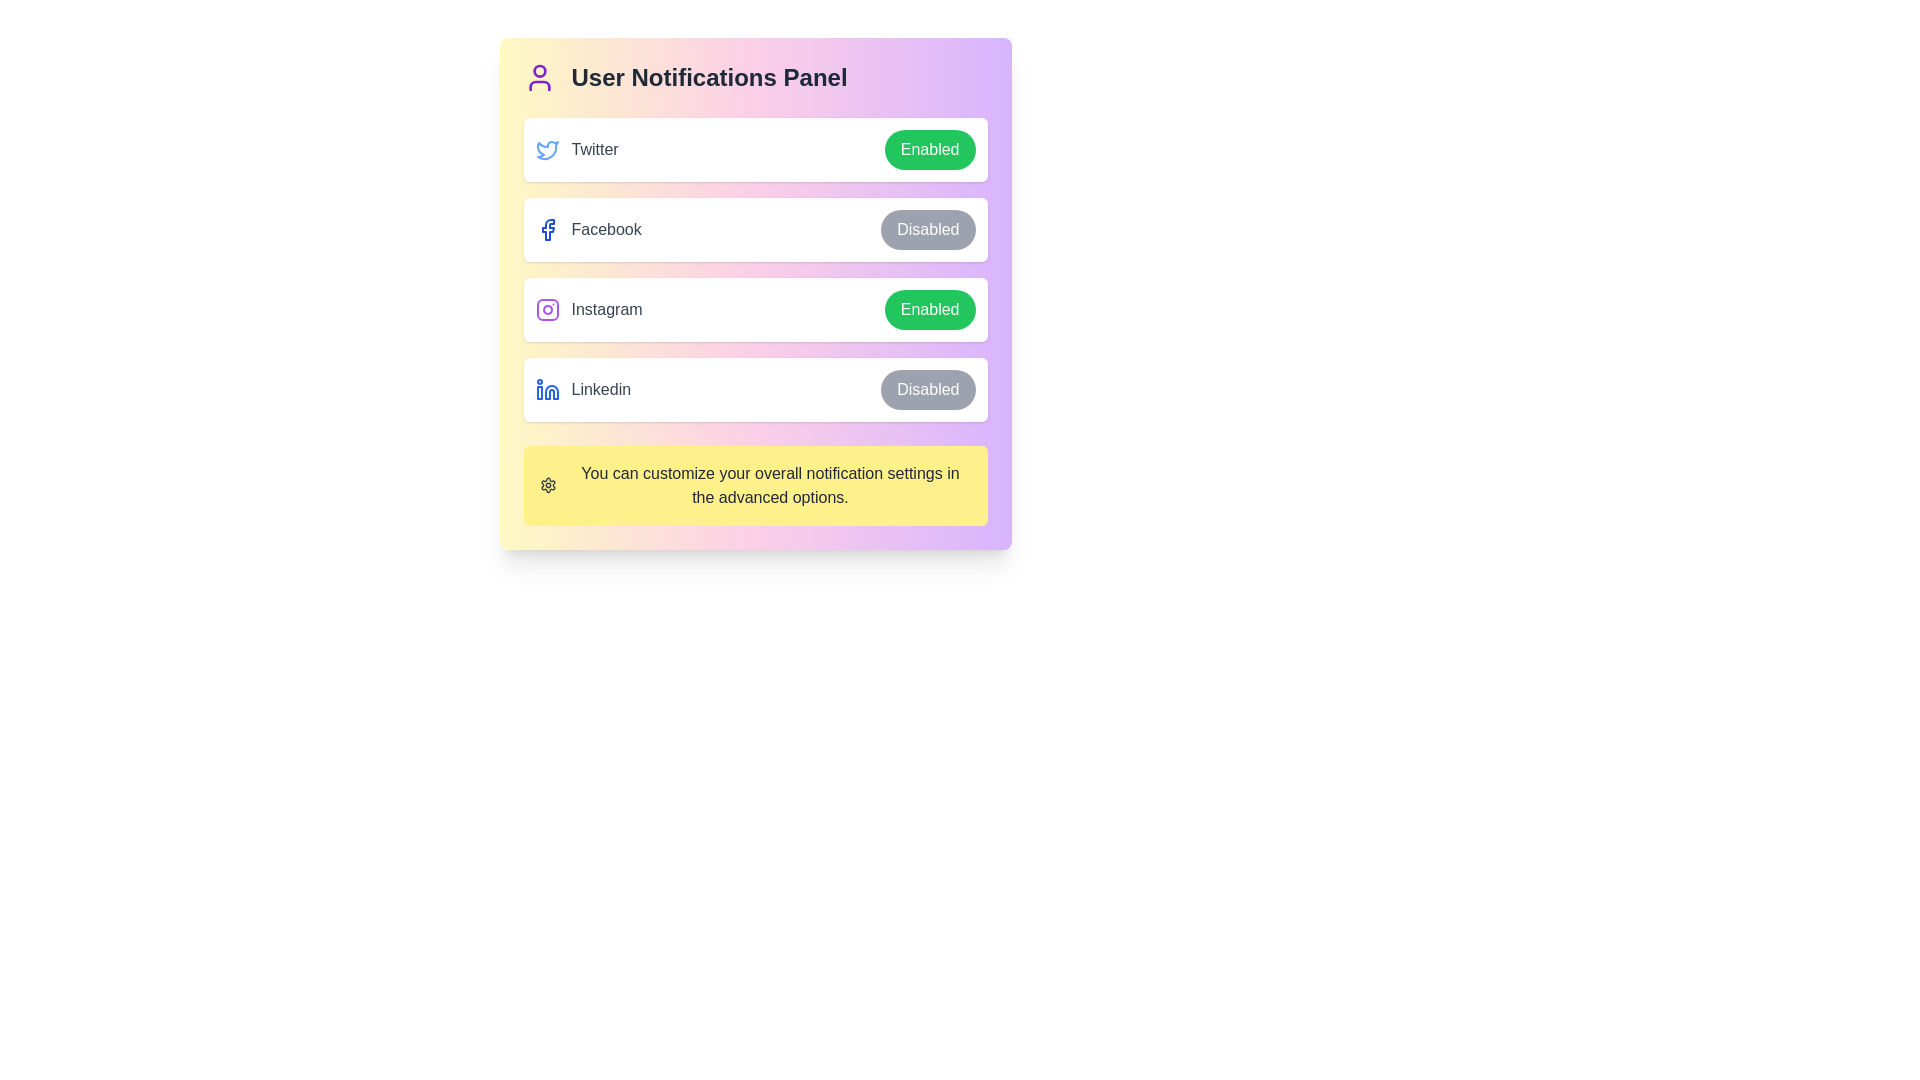 This screenshot has height=1080, width=1920. What do you see at coordinates (539, 70) in the screenshot?
I see `the SVG Circle Element representing the user profile icon, located in the top-left region of the panel above the 'User Notifications Panel'` at bounding box center [539, 70].